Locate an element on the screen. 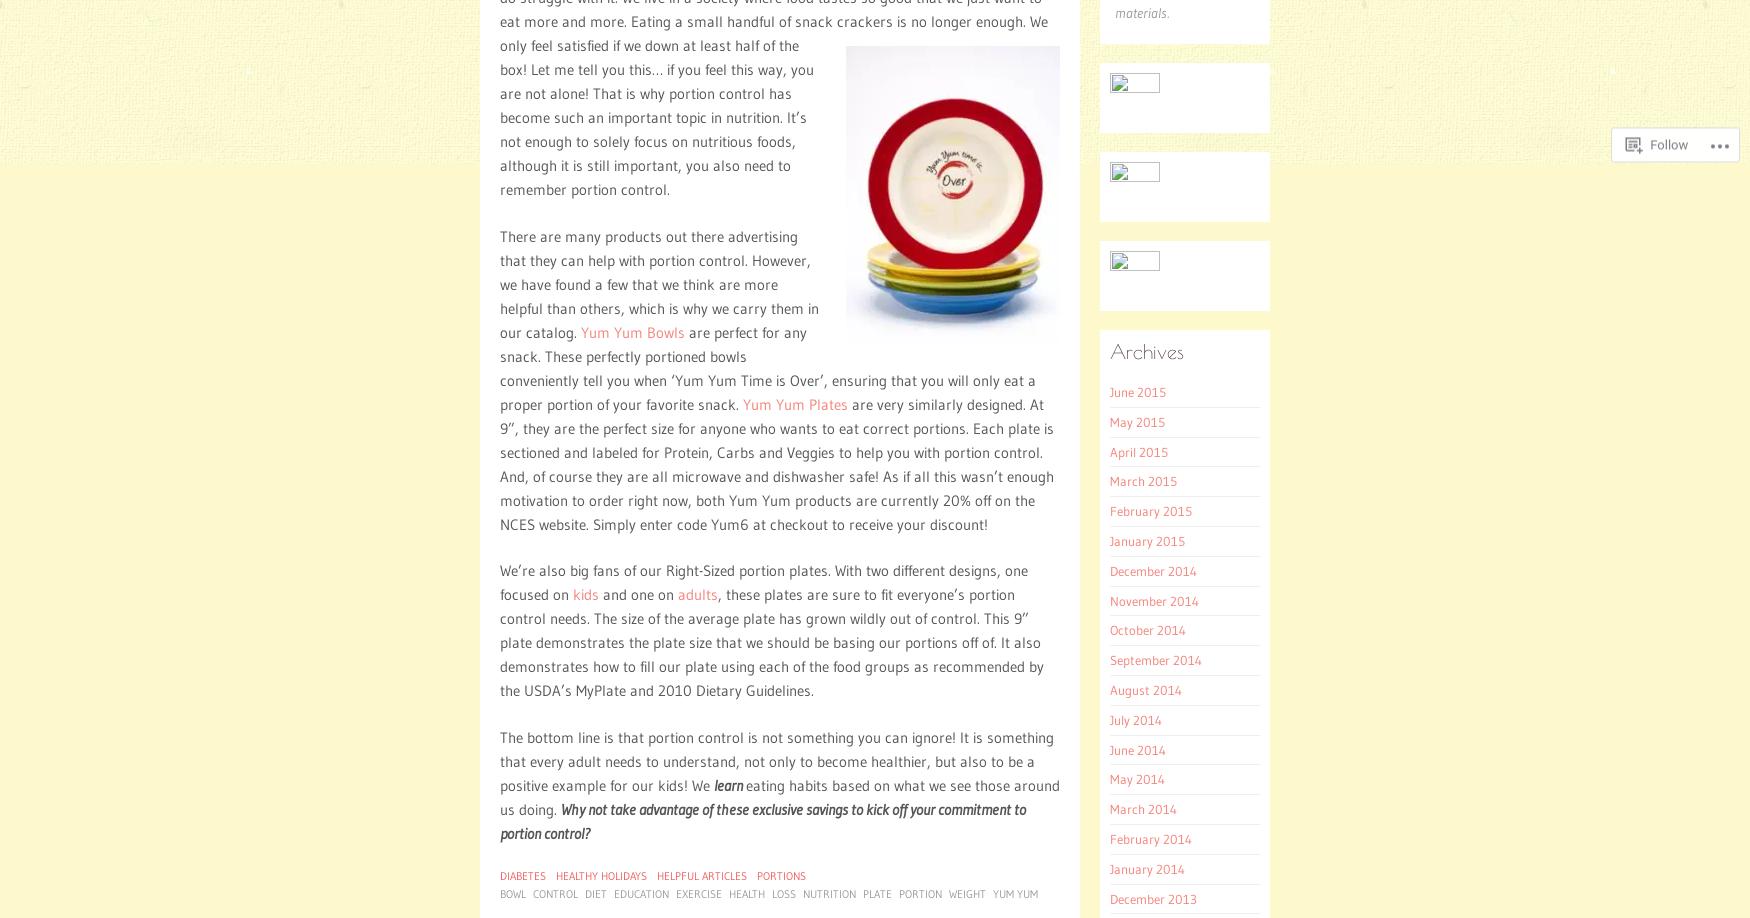 The image size is (1750, 918). 'are perfect for any snack. These perfectly portioned bowls conveniently tell you when ‘Yum Yum Time is Over’, ensuring that you will only eat a proper portion of your favorite snack.' is located at coordinates (499, 367).